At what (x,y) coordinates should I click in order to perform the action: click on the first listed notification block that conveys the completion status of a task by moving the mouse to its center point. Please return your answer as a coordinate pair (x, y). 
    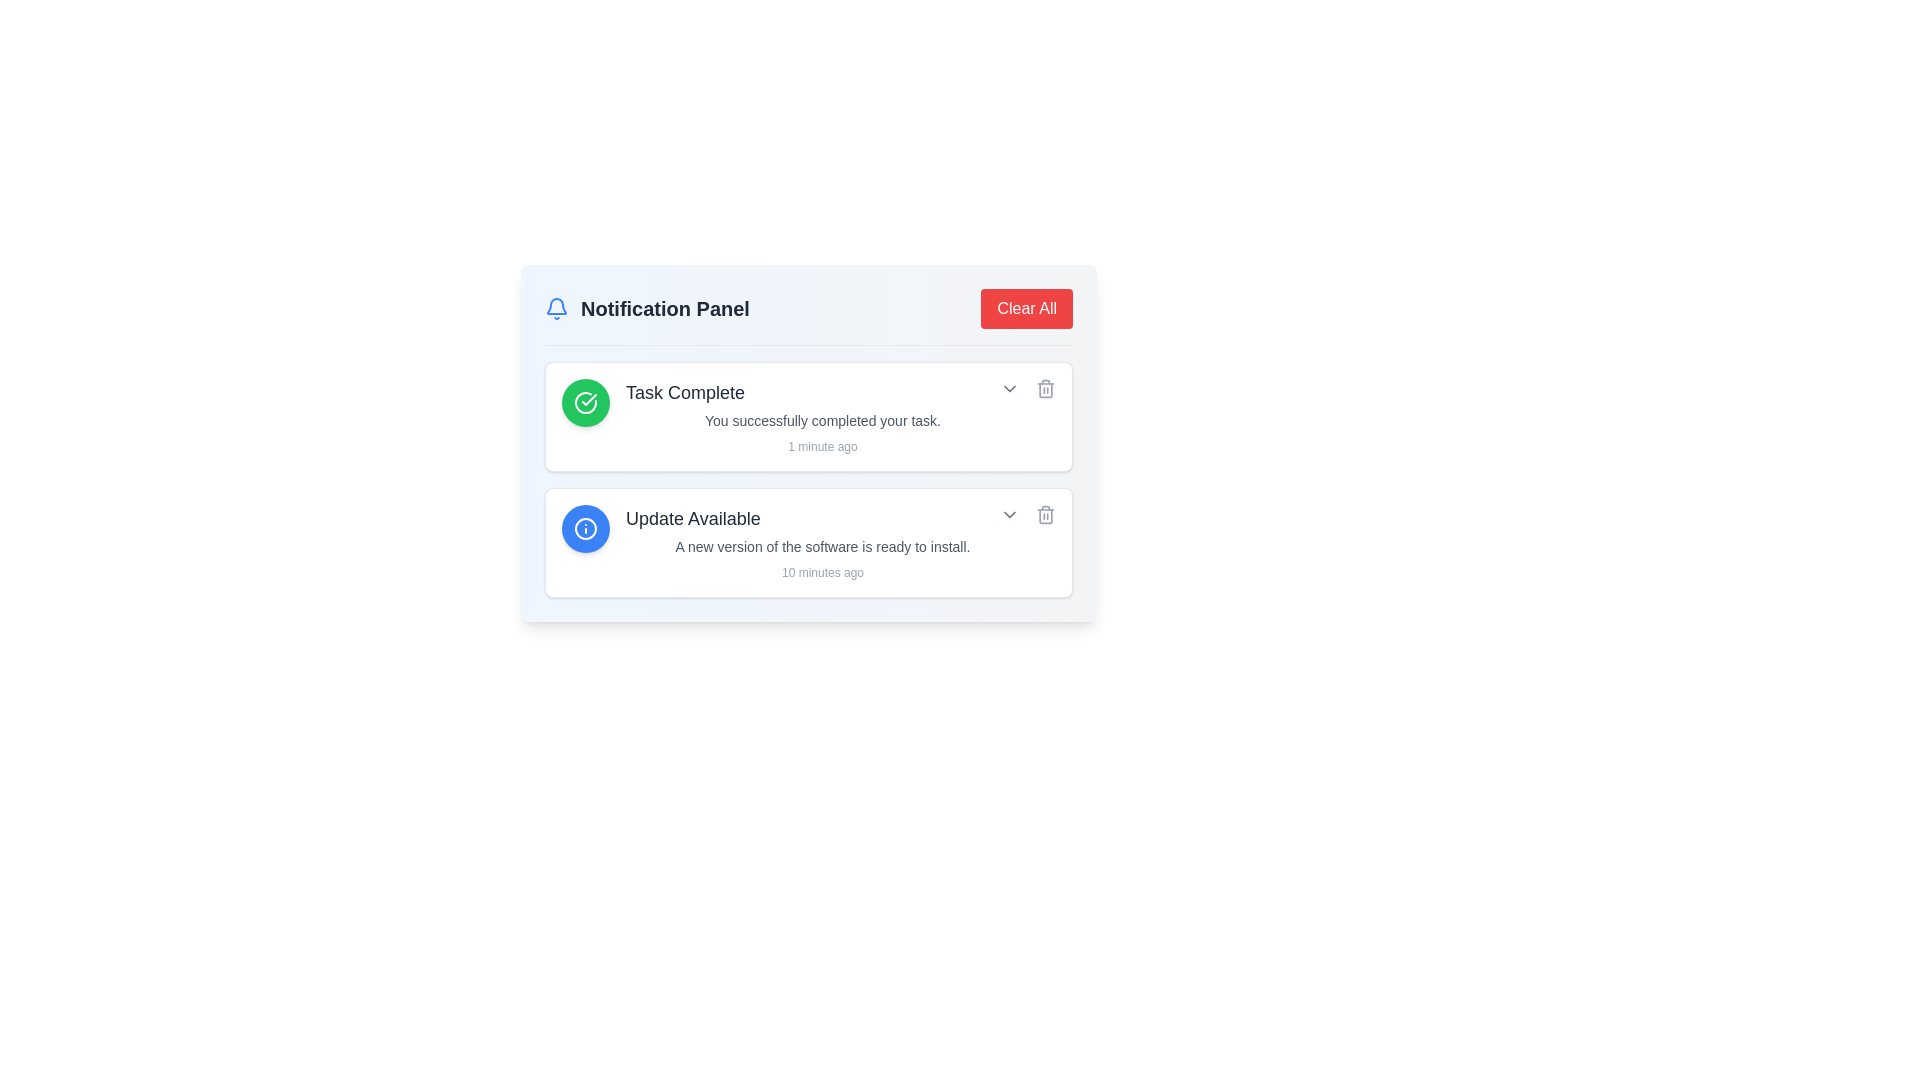
    Looking at the image, I should click on (822, 415).